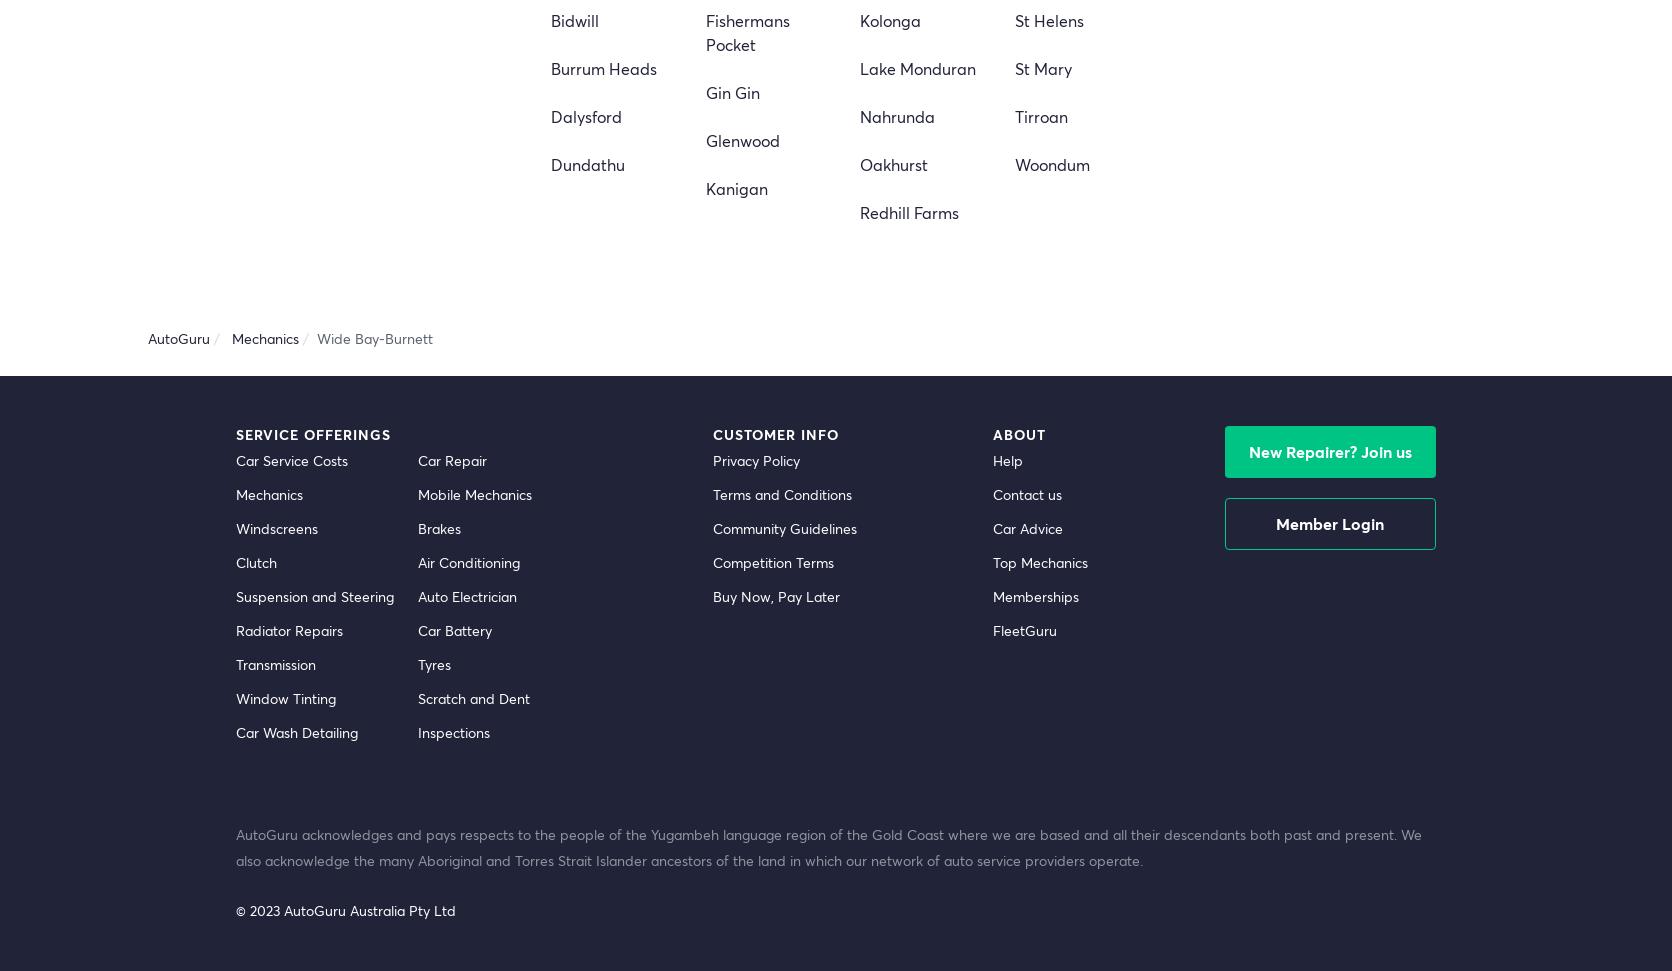  Describe the element at coordinates (289, 628) in the screenshot. I see `'Radiator Repairs'` at that location.